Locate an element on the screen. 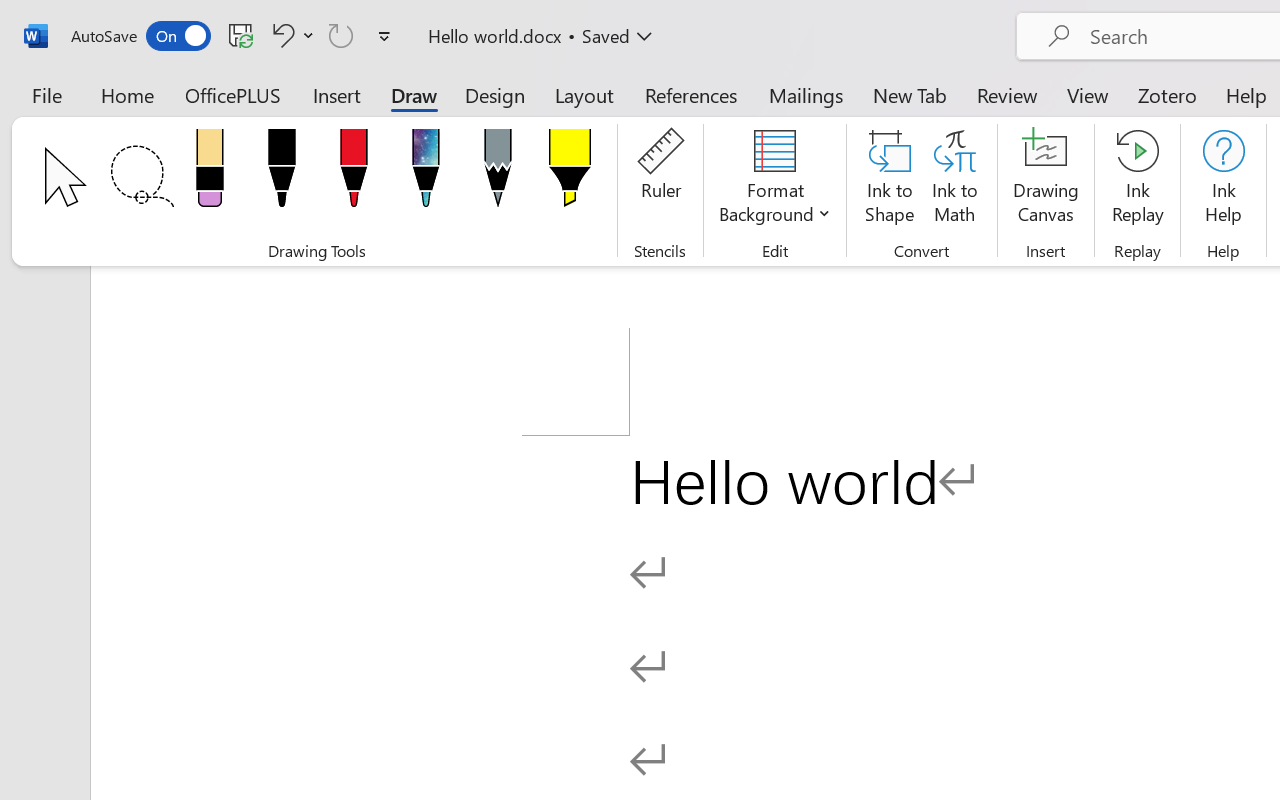 The width and height of the screenshot is (1280, 800). 'Insert' is located at coordinates (337, 94).